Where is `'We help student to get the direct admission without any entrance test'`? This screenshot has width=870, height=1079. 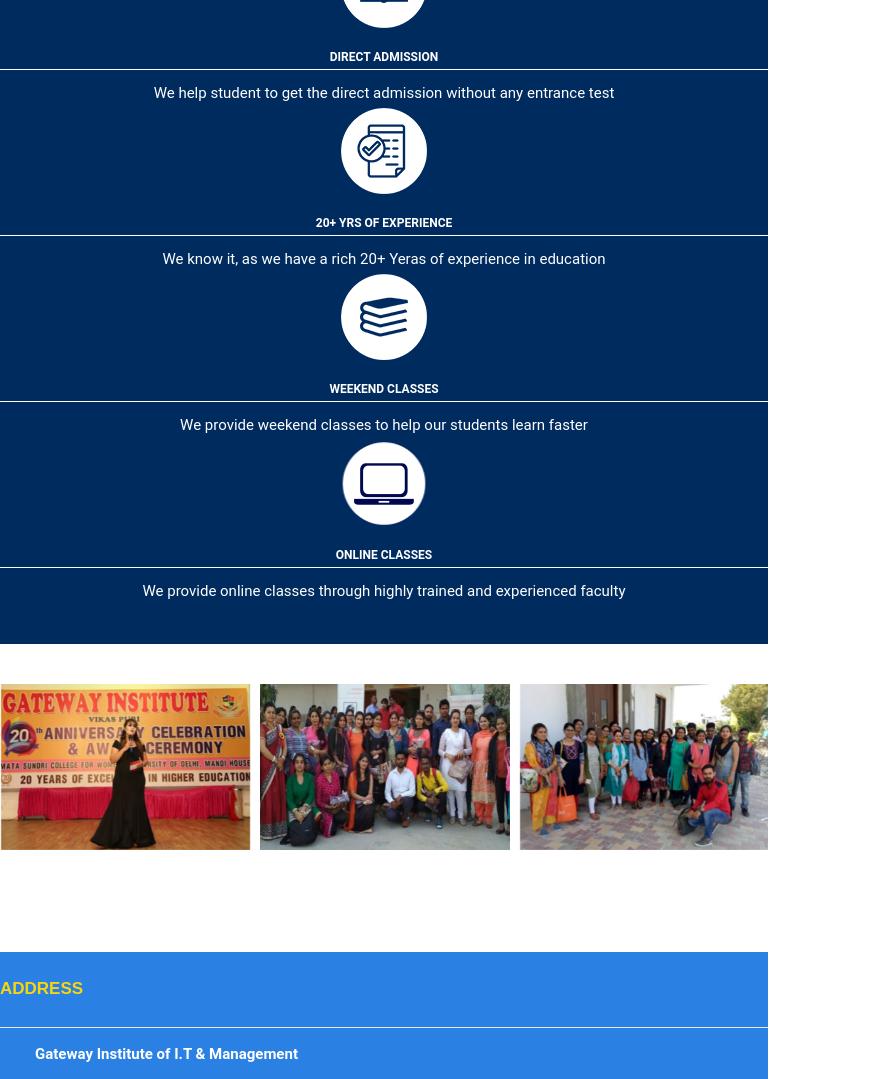 'We help student to get the direct admission without any entrance test' is located at coordinates (383, 93).